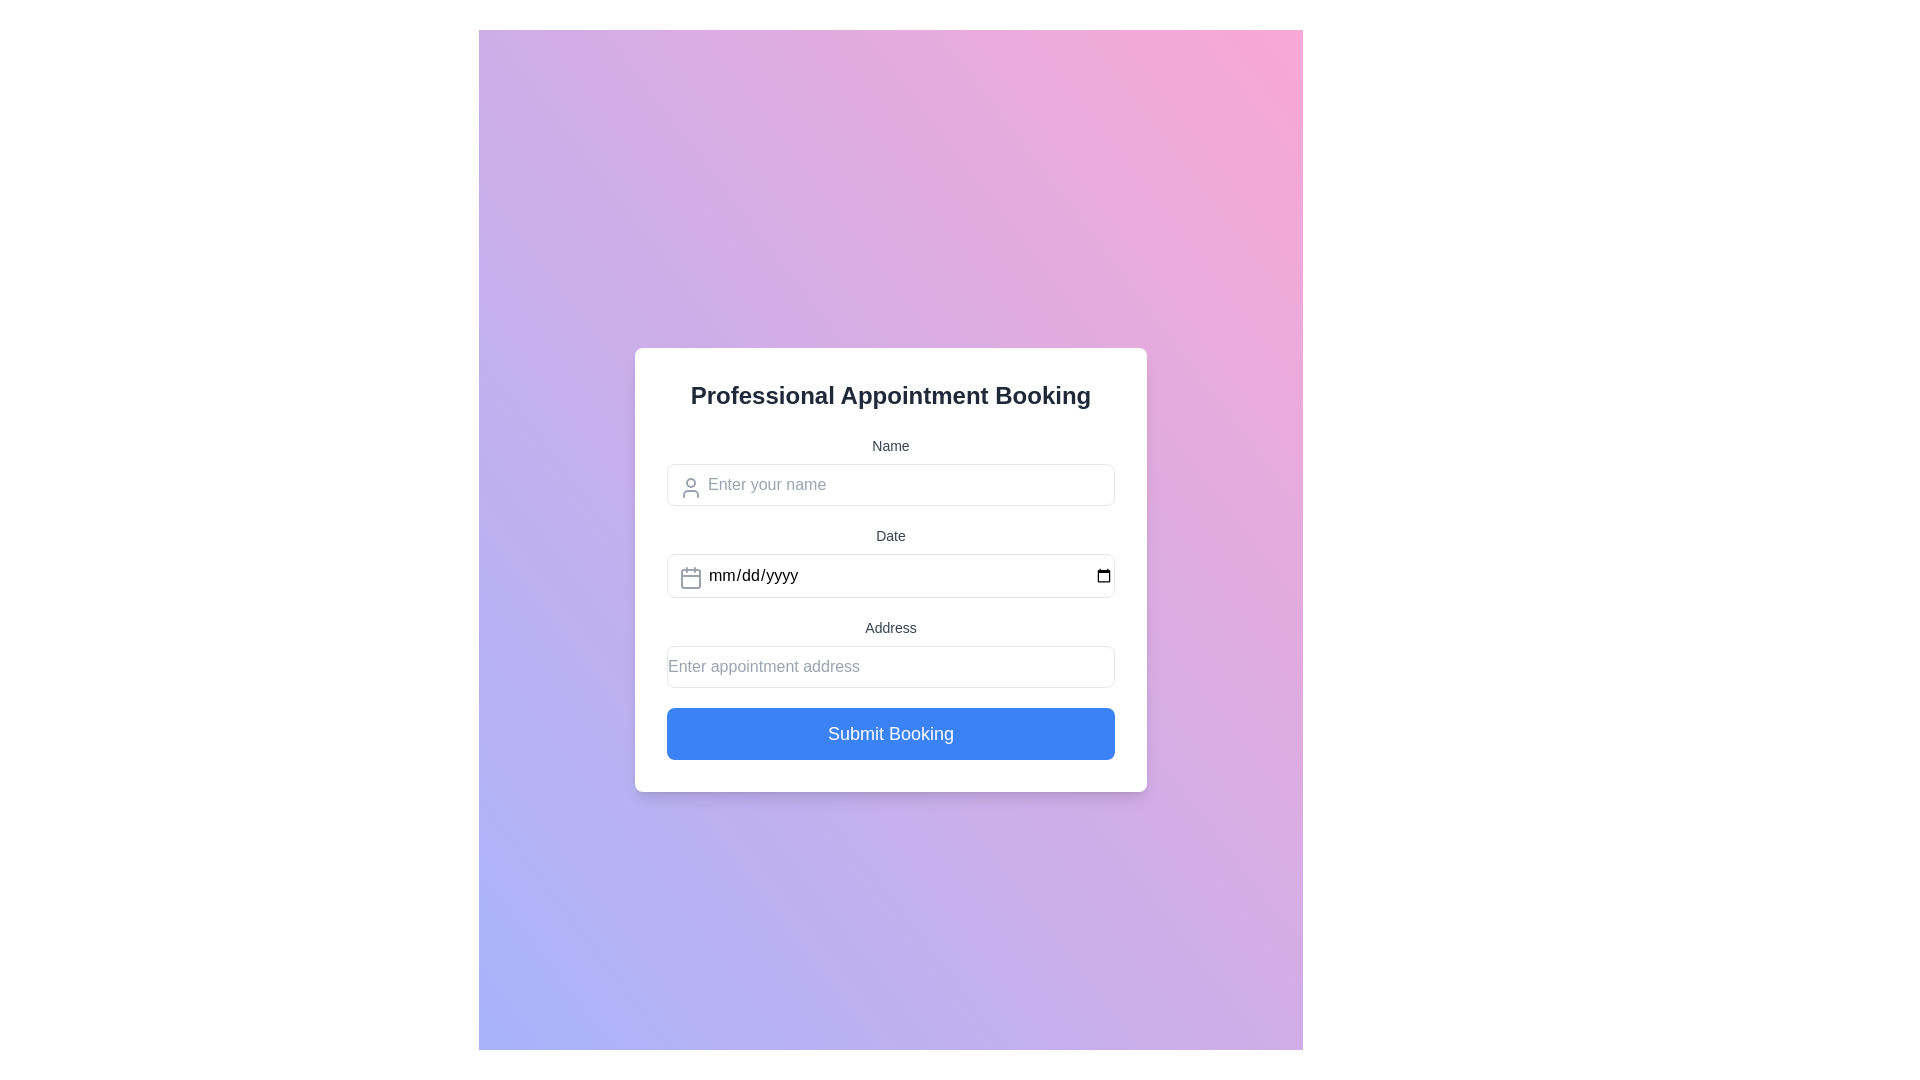 The image size is (1920, 1080). I want to click on the 'Address' text input field in the 'Professional Appointment Booking' panel by tabbing to it, so click(890, 652).